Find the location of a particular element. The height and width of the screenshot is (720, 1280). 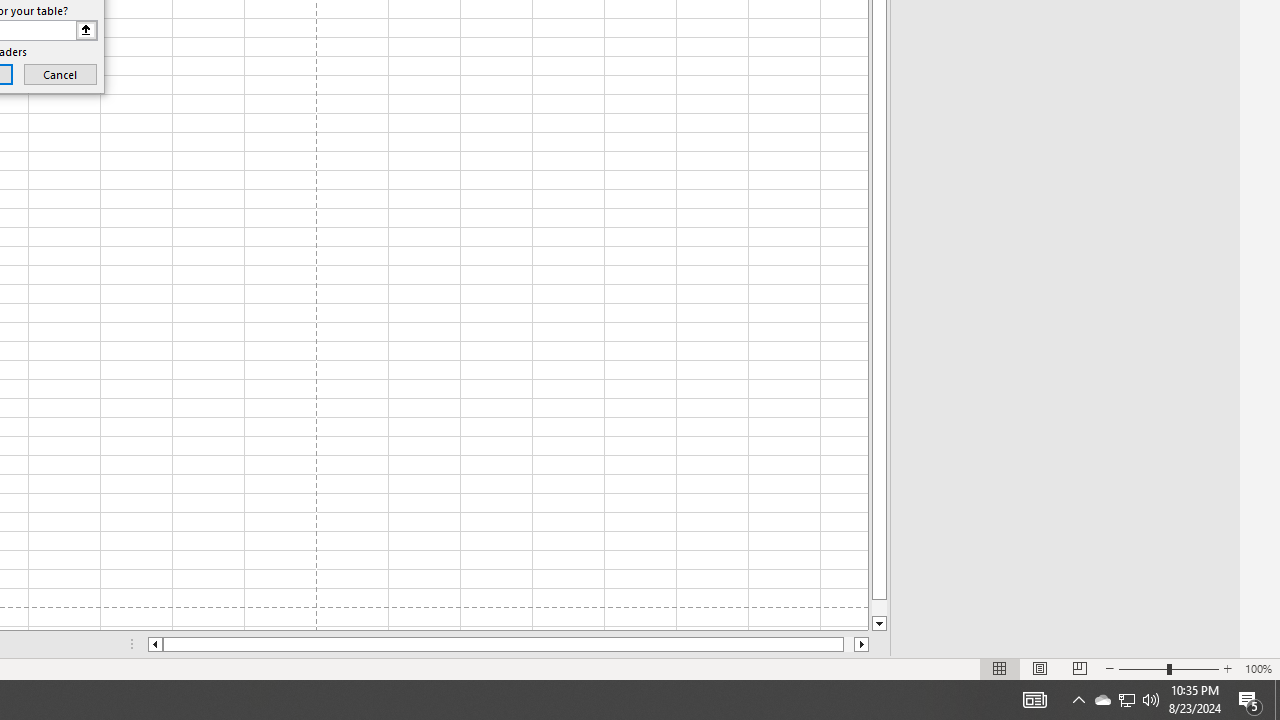

'Line down' is located at coordinates (879, 623).